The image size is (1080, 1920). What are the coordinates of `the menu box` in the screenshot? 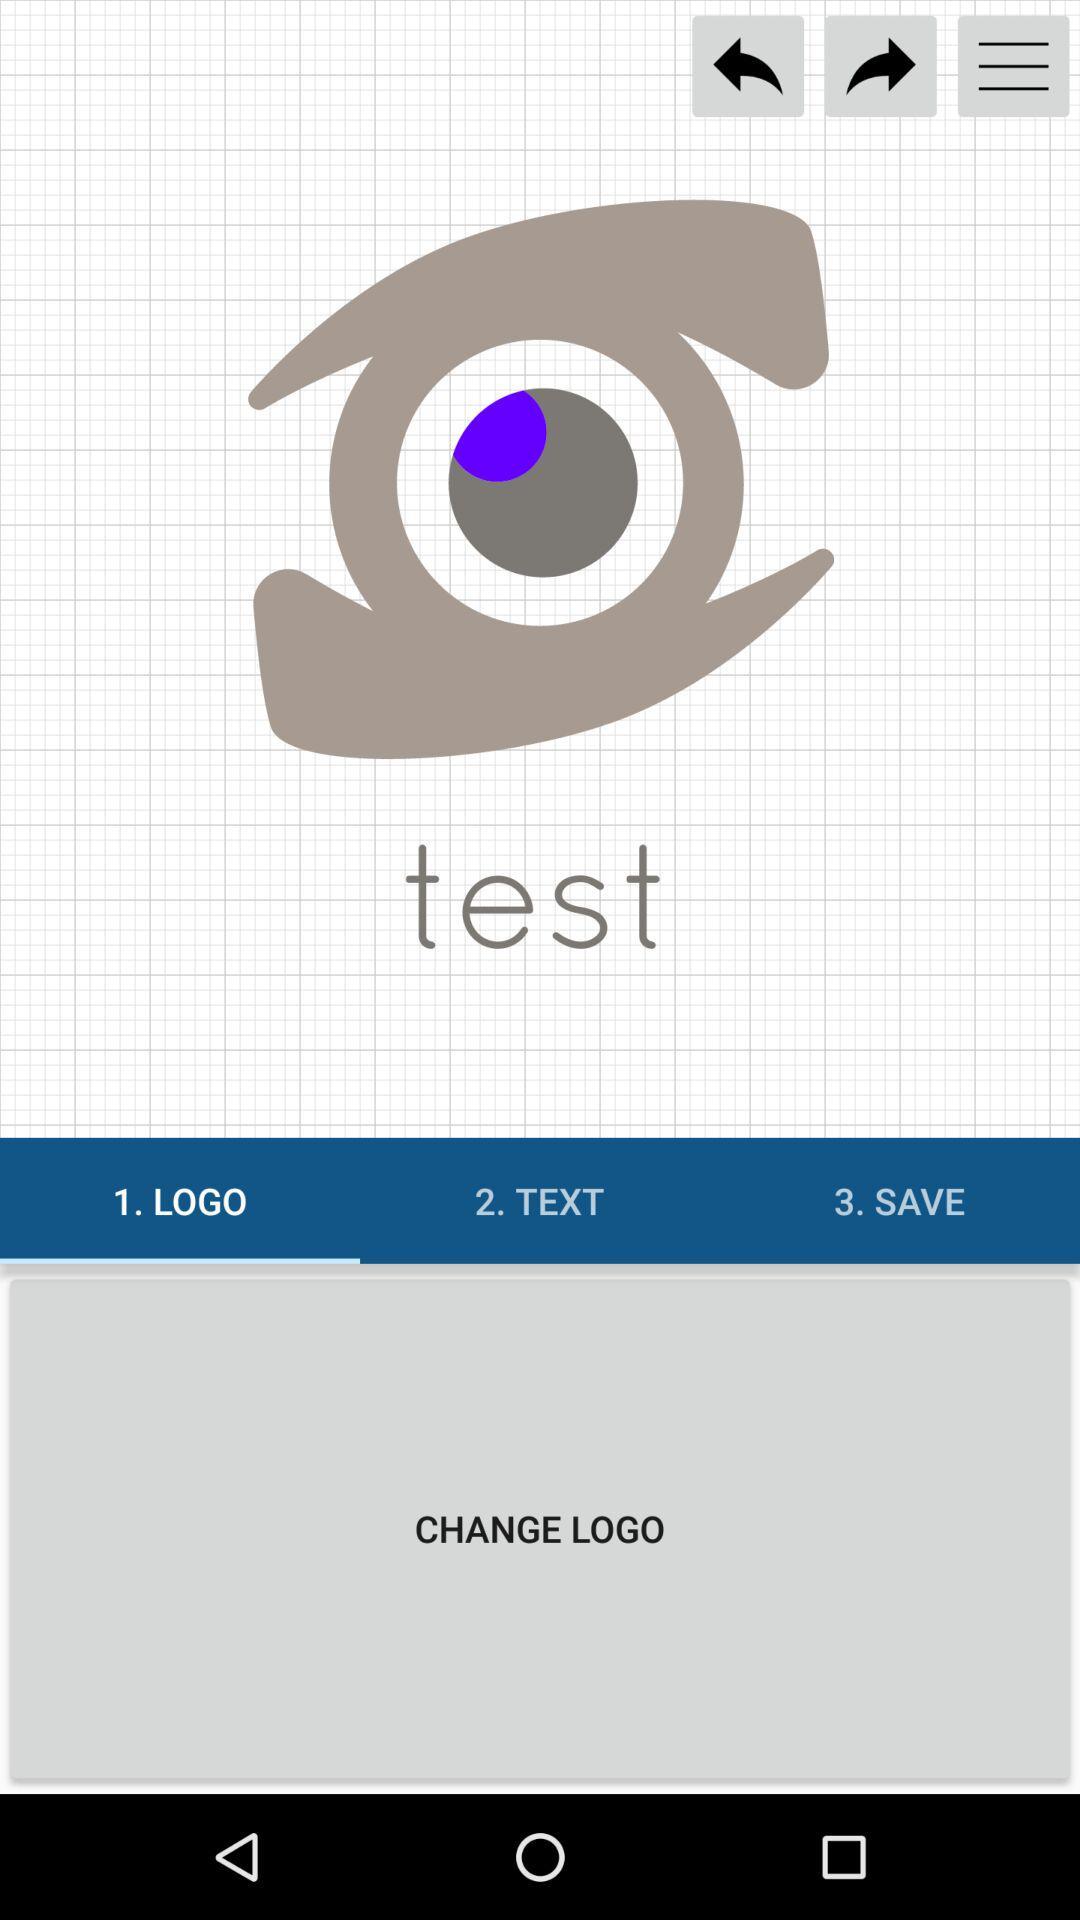 It's located at (1013, 66).